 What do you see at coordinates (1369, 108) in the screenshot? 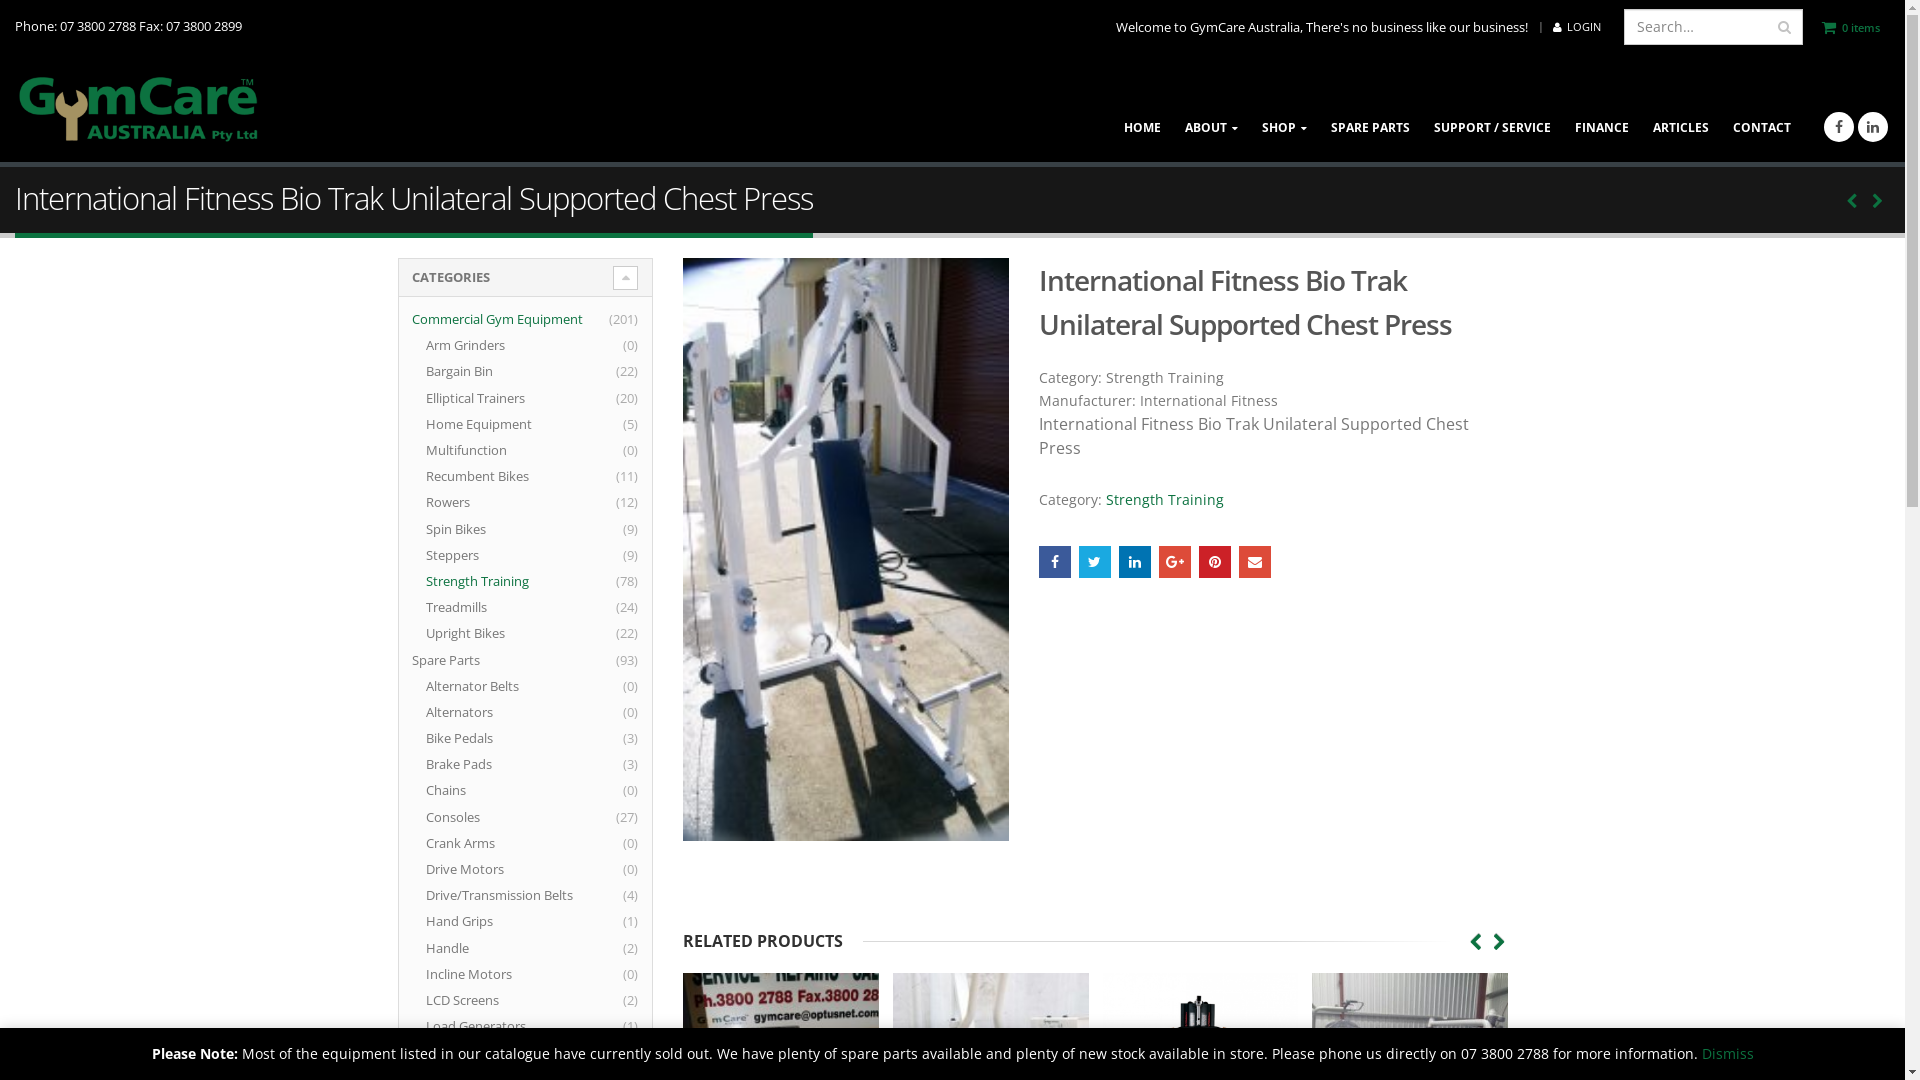
I see `'SPARE PARTS'` at bounding box center [1369, 108].